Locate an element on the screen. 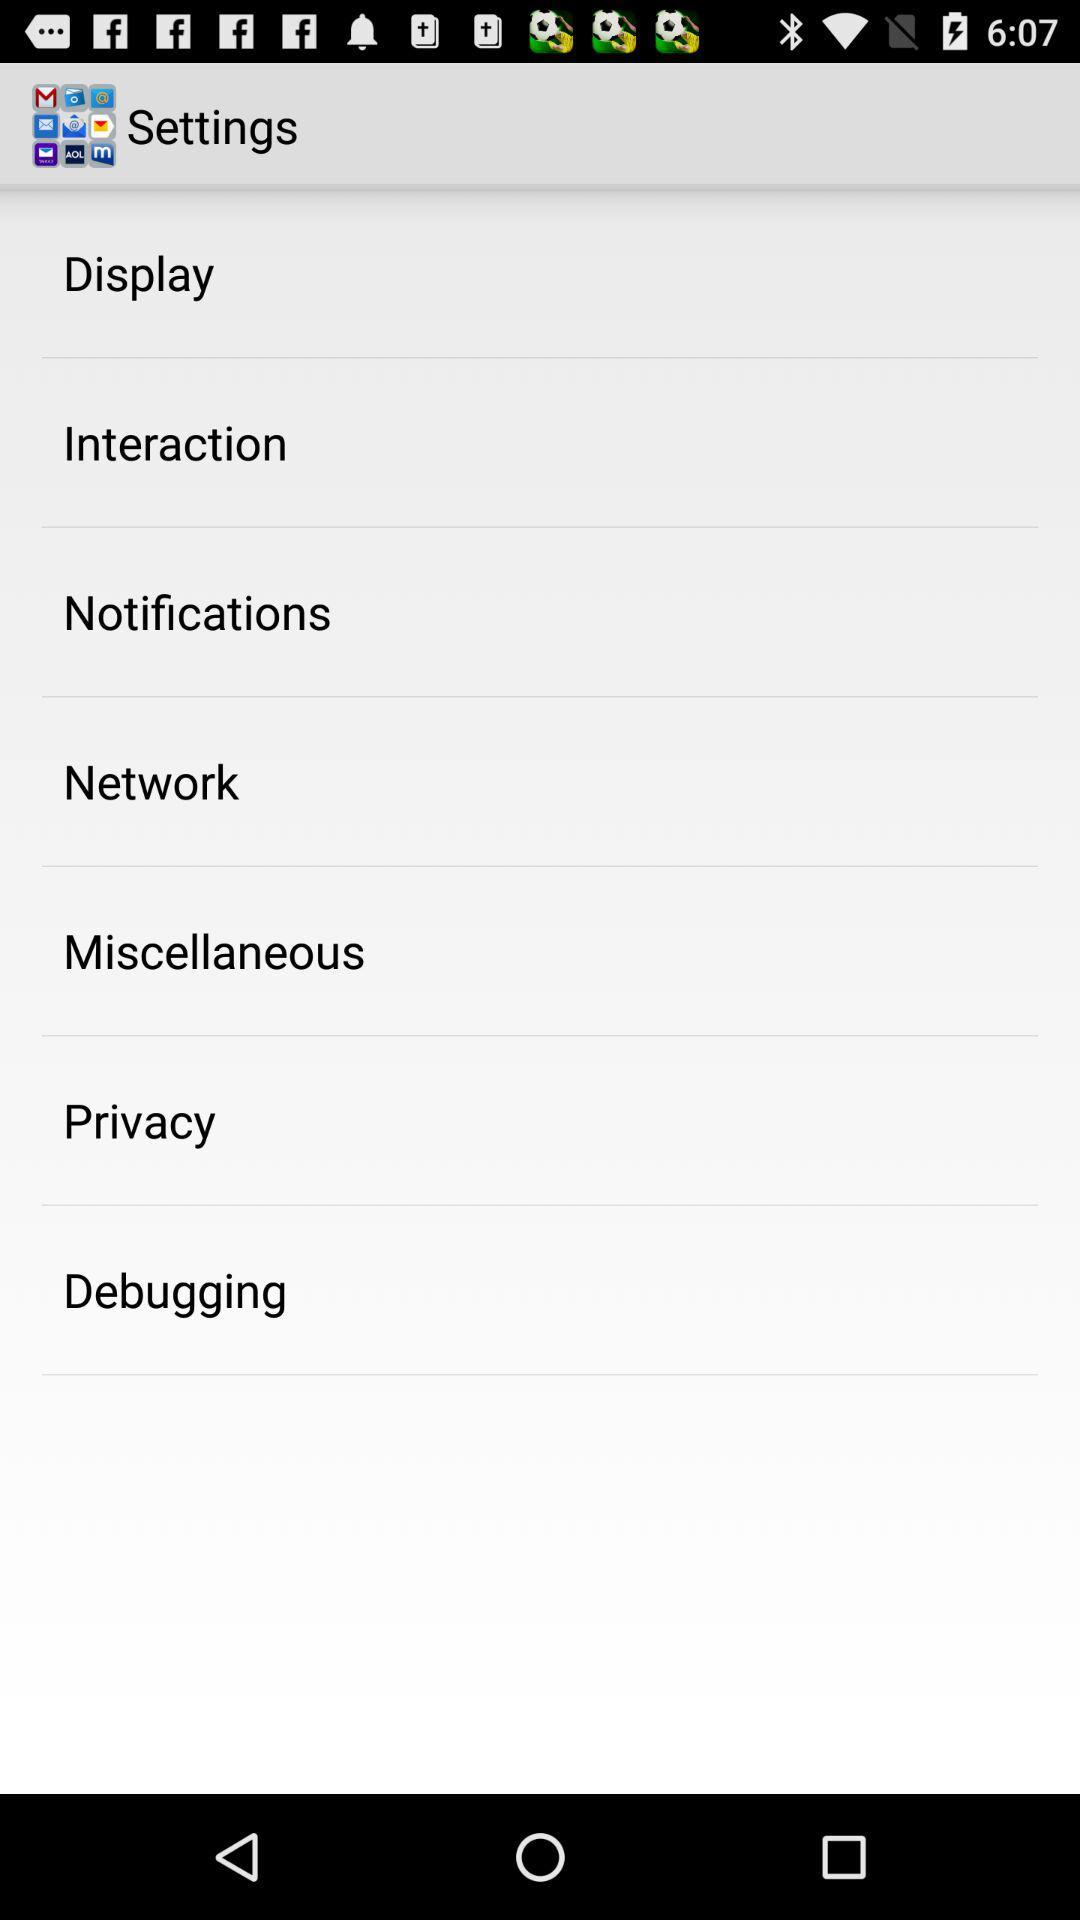 Image resolution: width=1080 pixels, height=1920 pixels. the item above the debugging app is located at coordinates (138, 1120).